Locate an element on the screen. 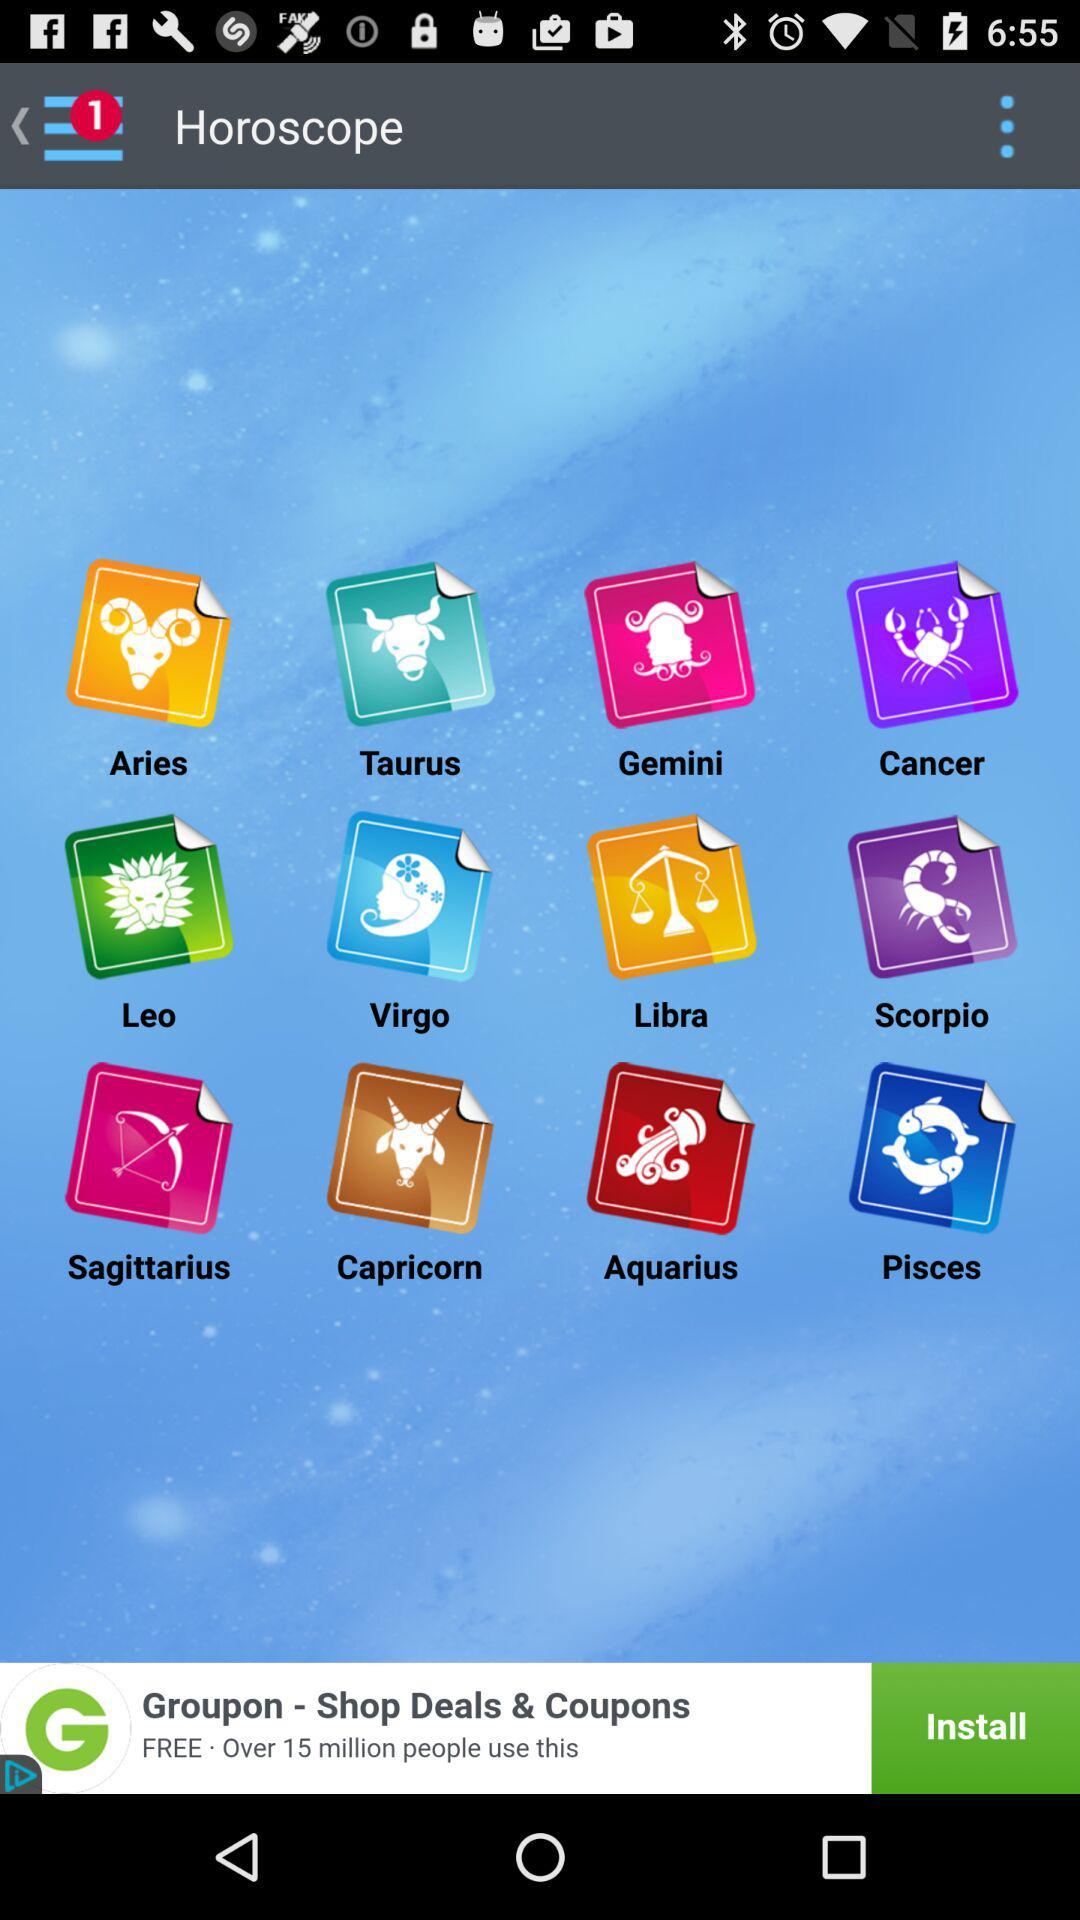 Image resolution: width=1080 pixels, height=1920 pixels. link for pisces page is located at coordinates (931, 1148).